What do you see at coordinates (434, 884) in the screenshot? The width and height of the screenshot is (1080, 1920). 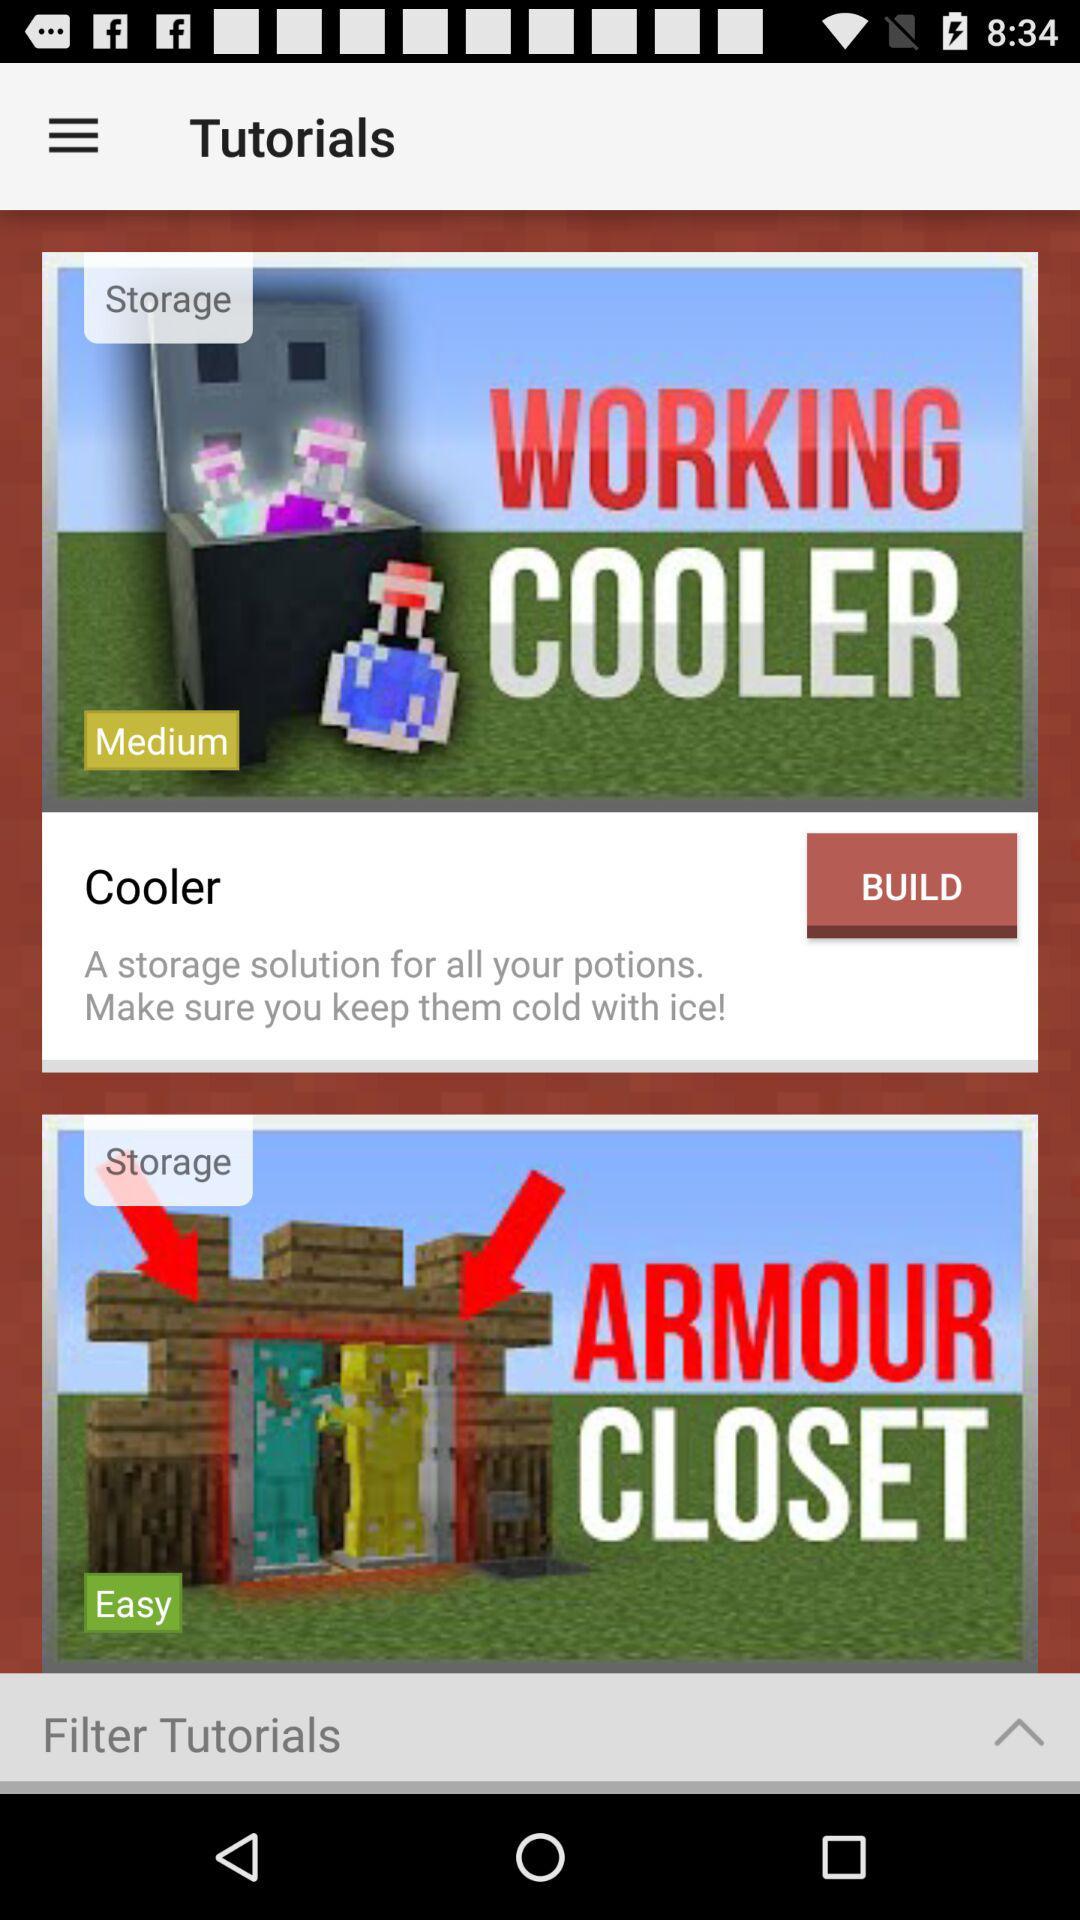 I see `the icon to the left of build item` at bounding box center [434, 884].